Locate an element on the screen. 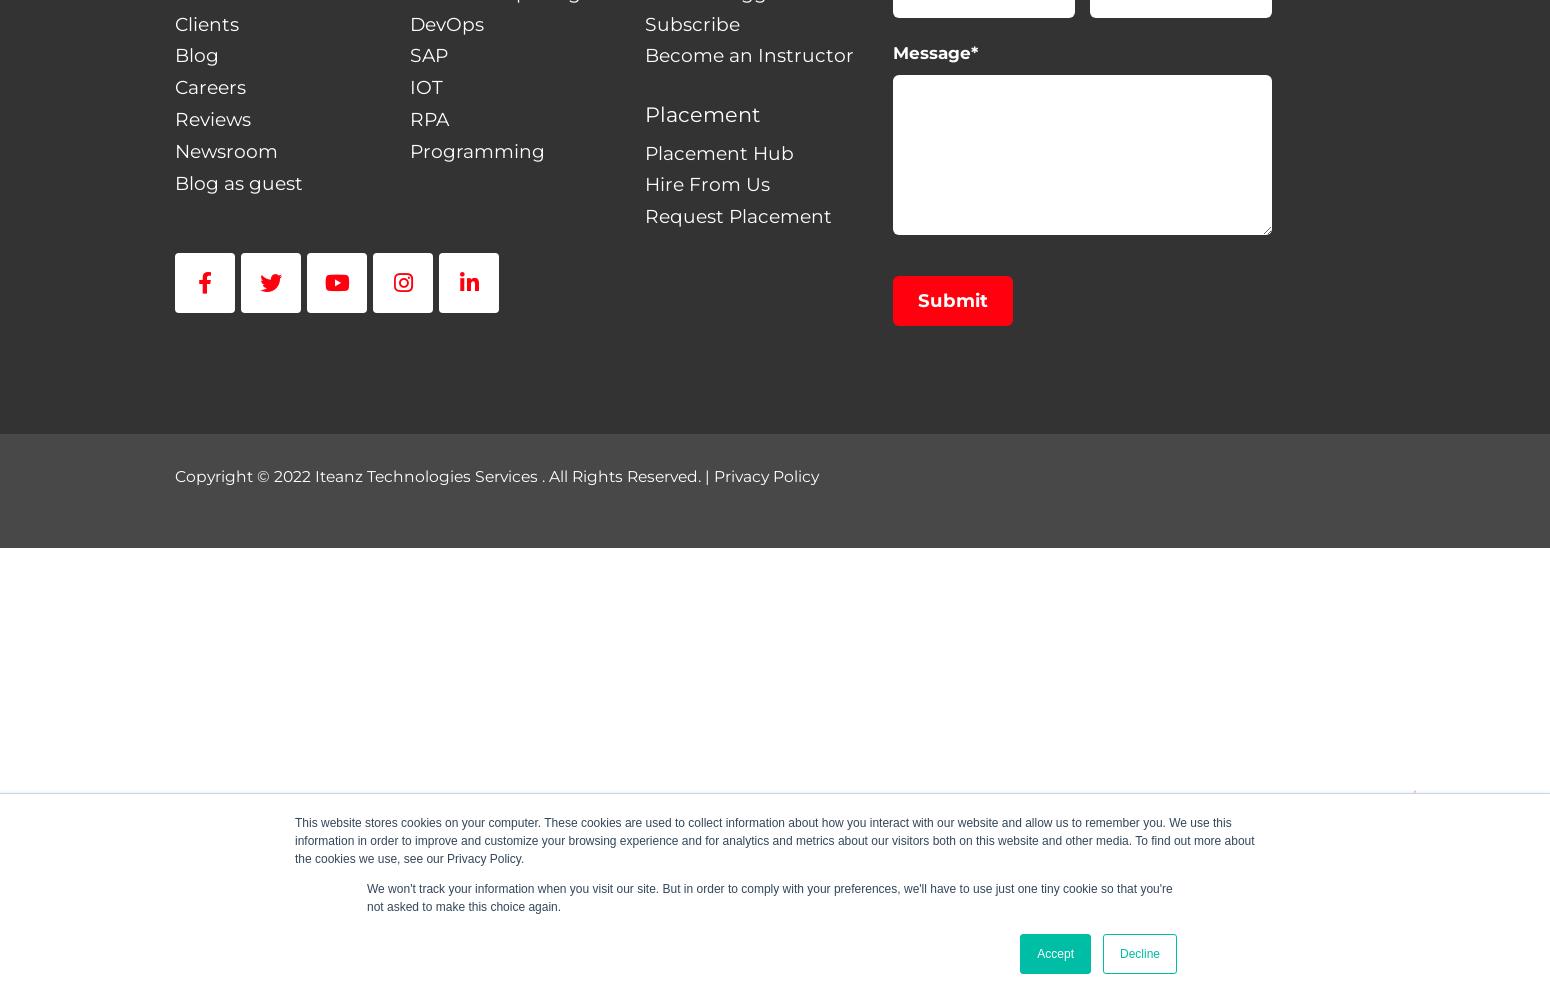  'Programming' is located at coordinates (475, 150).